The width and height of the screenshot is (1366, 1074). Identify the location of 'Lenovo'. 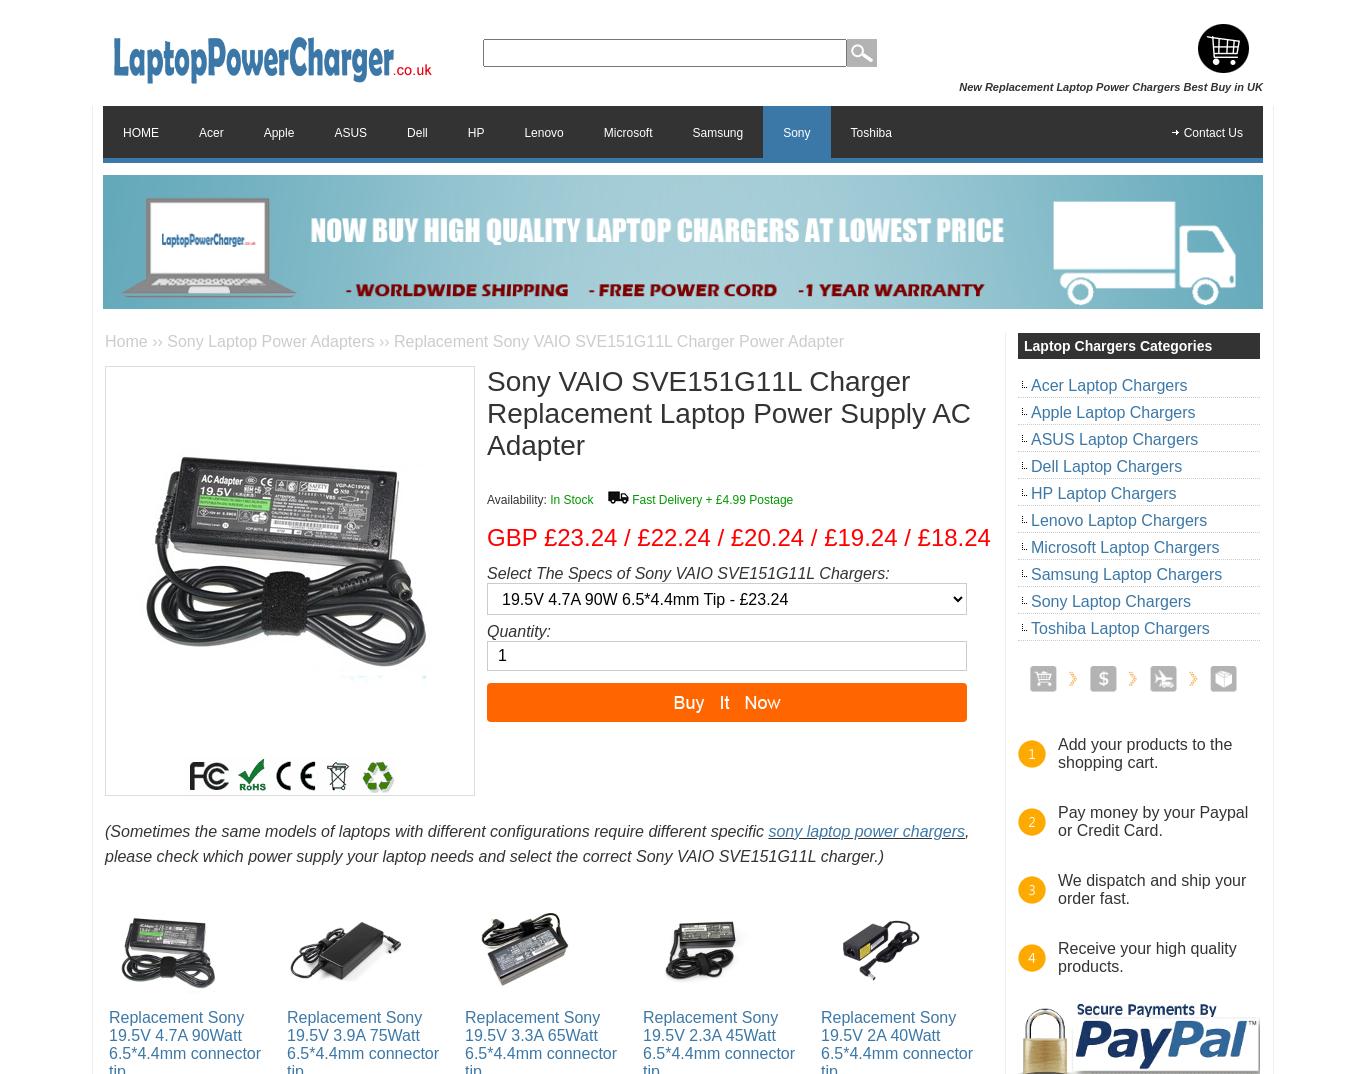
(543, 130).